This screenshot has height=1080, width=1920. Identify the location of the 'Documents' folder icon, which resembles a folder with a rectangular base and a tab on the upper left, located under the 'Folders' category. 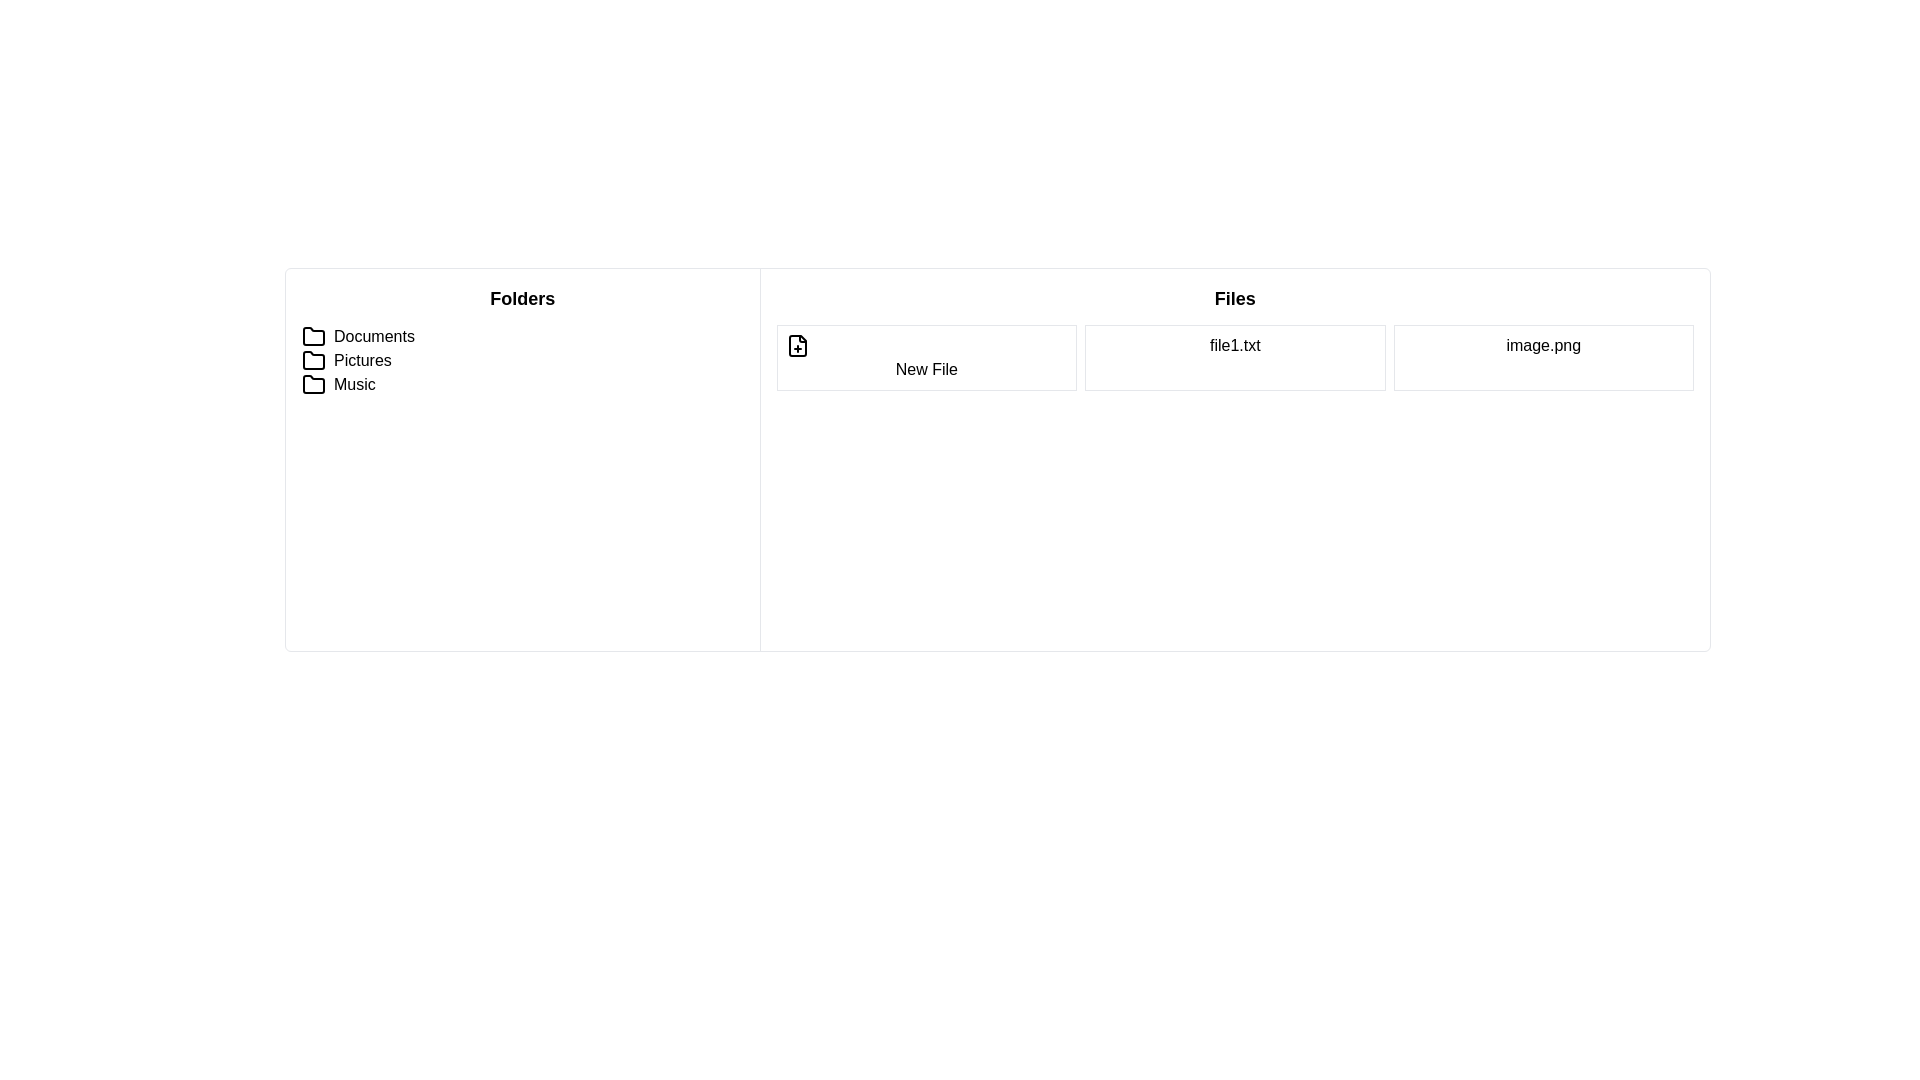
(312, 335).